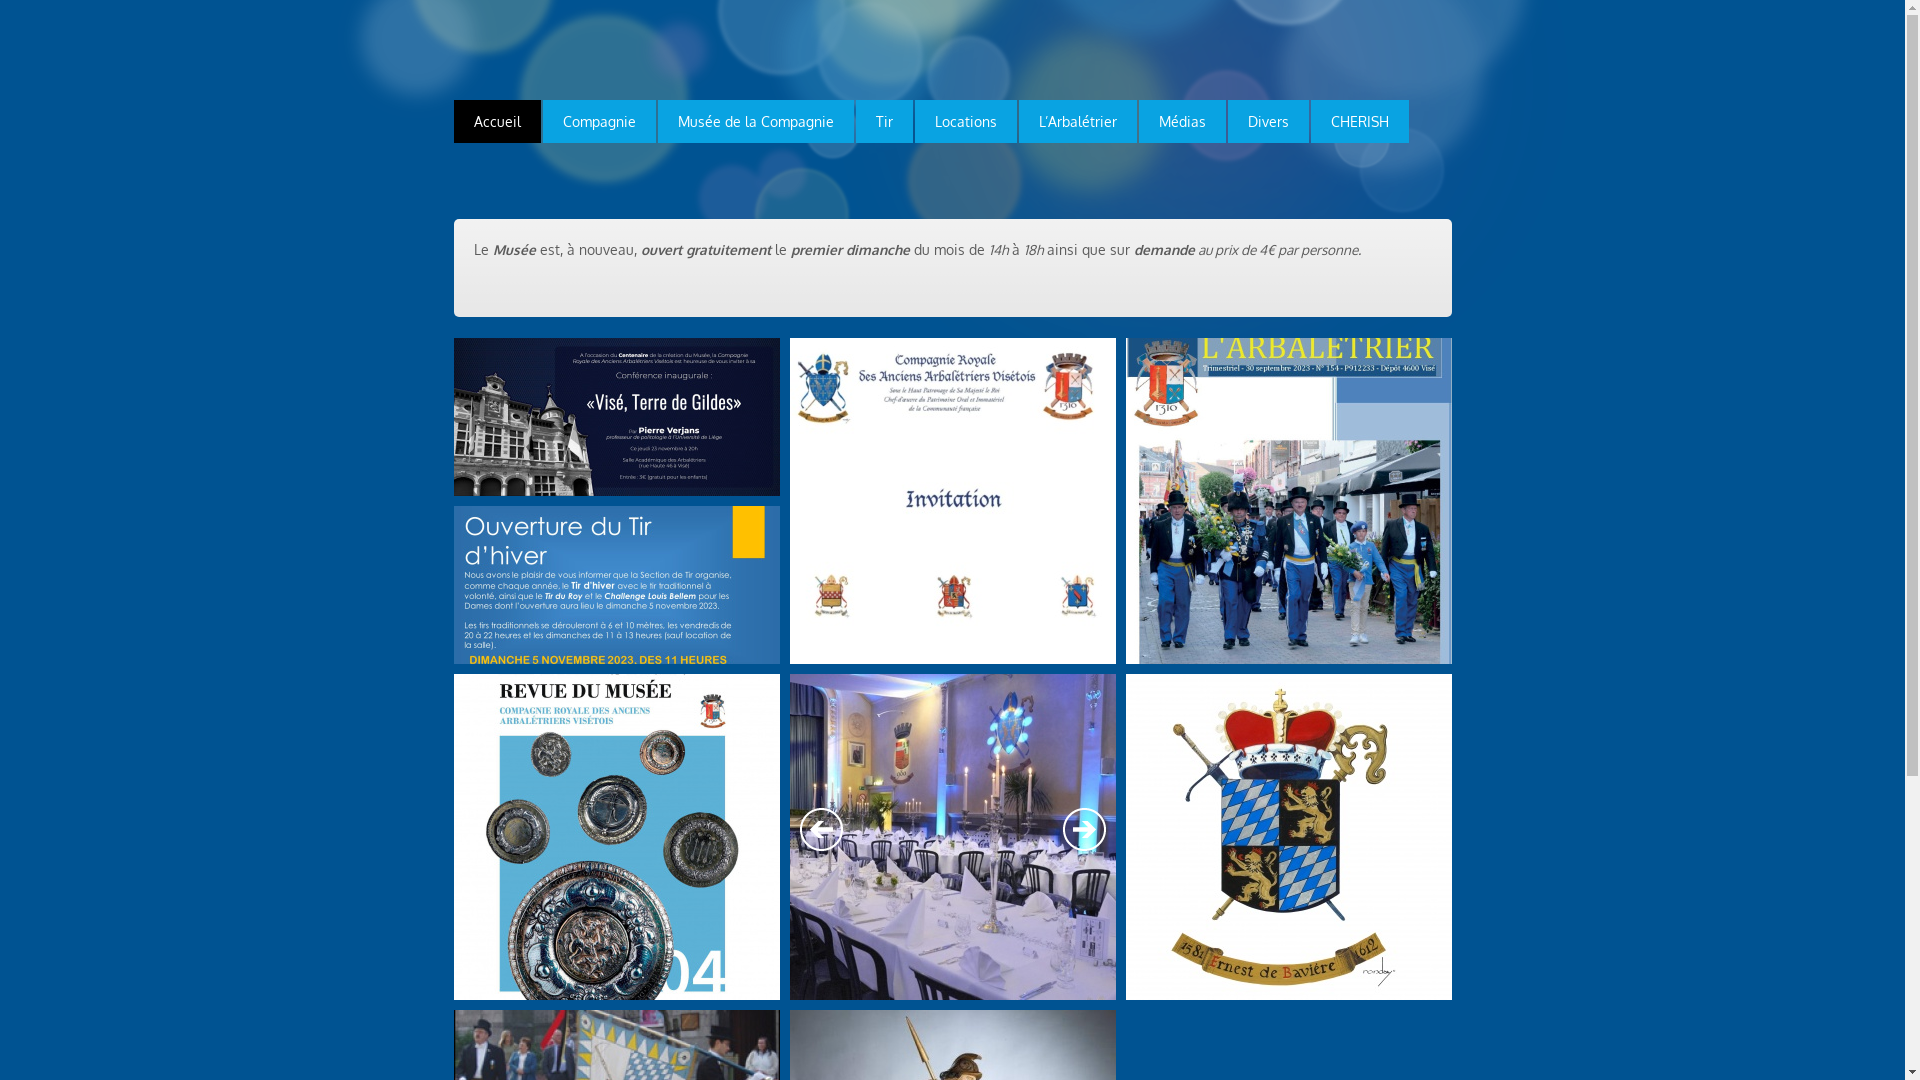 The height and width of the screenshot is (1080, 1920). I want to click on 'CHERISH', so click(1358, 121).